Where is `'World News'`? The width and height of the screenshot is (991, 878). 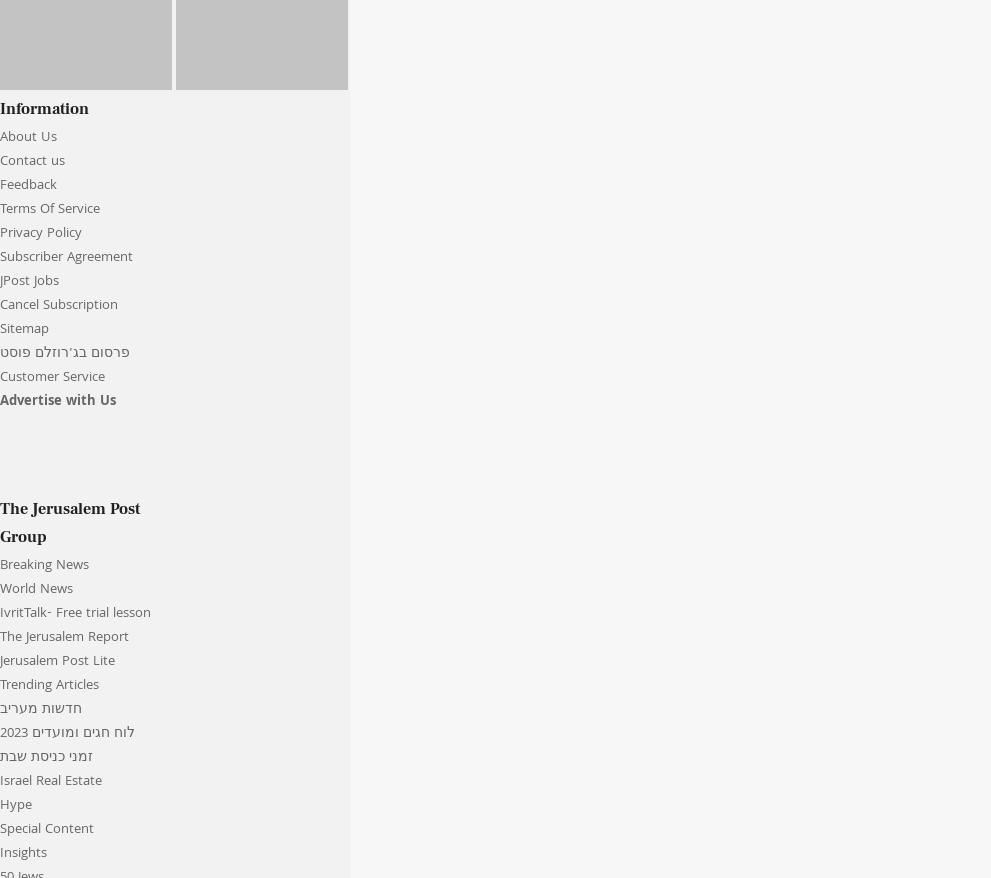 'World News' is located at coordinates (35, 590).